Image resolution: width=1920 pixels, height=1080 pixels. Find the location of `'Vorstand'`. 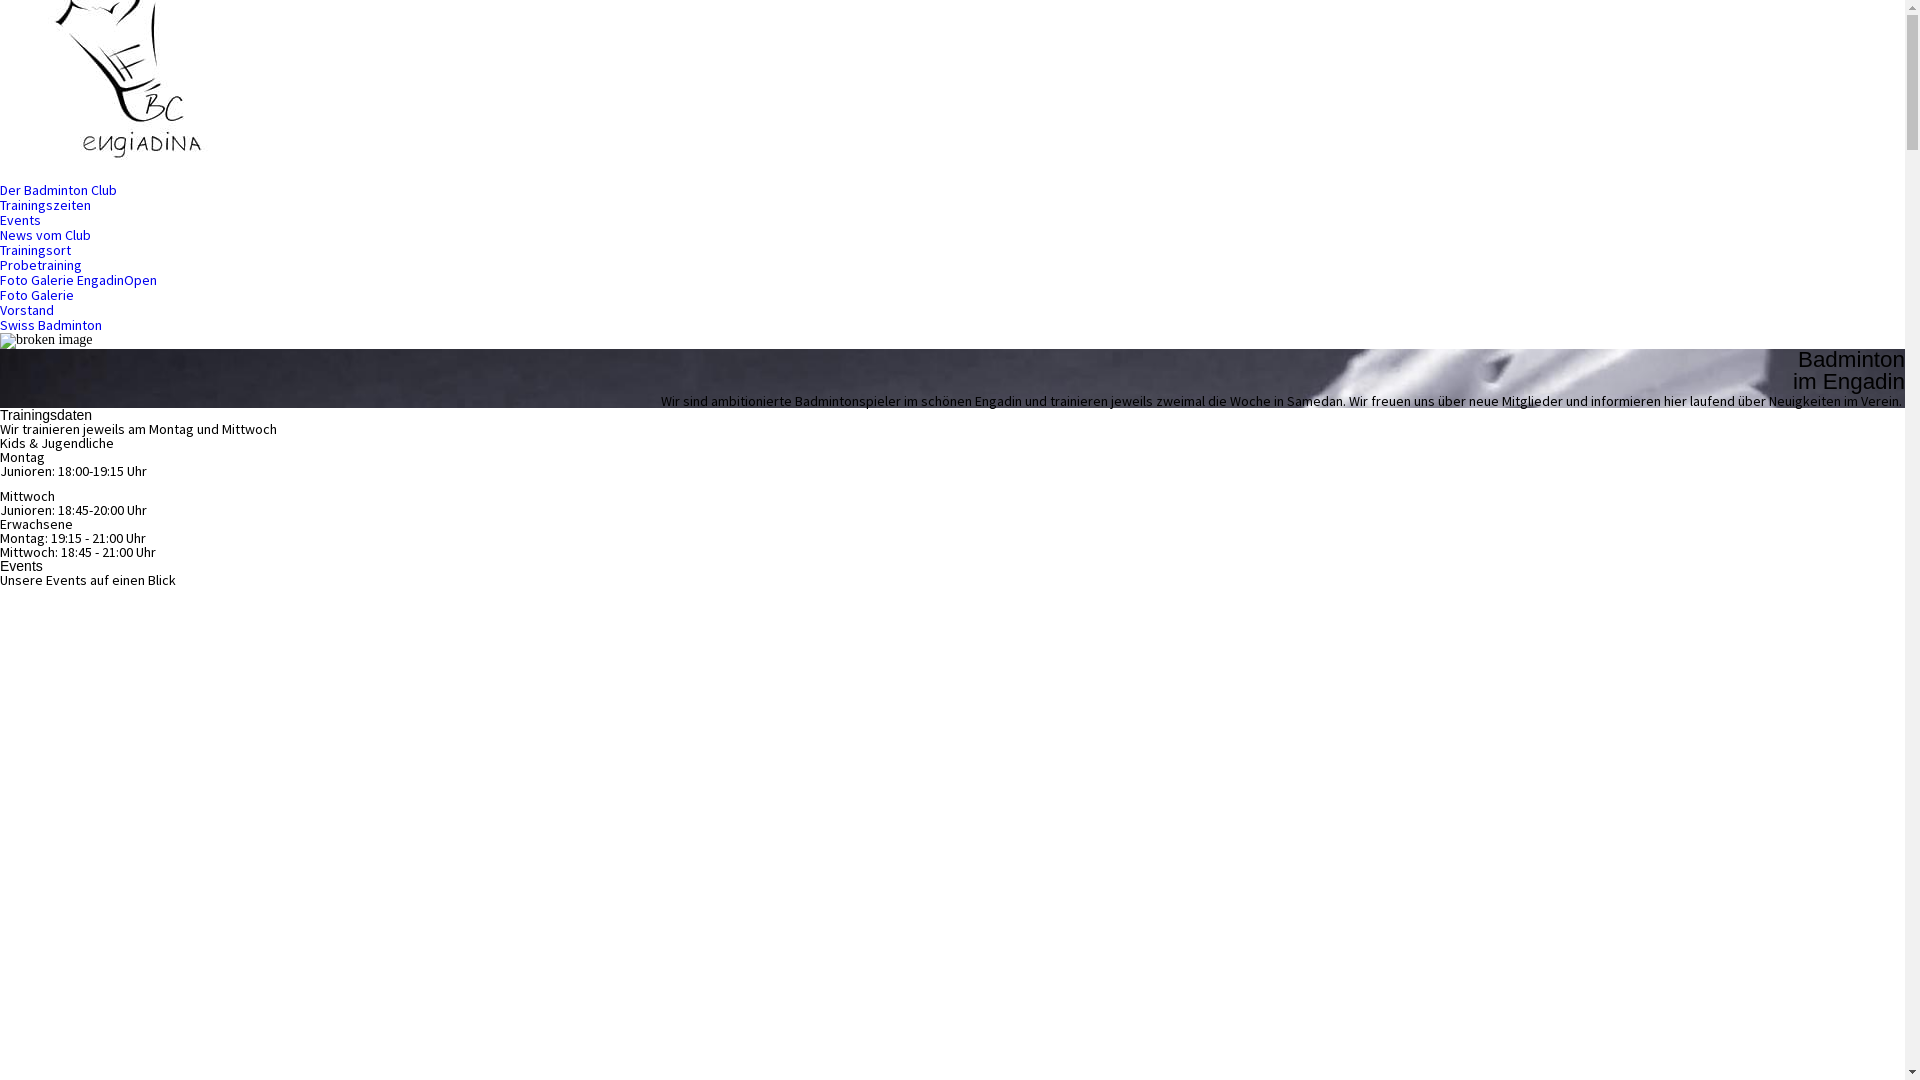

'Vorstand' is located at coordinates (0, 310).